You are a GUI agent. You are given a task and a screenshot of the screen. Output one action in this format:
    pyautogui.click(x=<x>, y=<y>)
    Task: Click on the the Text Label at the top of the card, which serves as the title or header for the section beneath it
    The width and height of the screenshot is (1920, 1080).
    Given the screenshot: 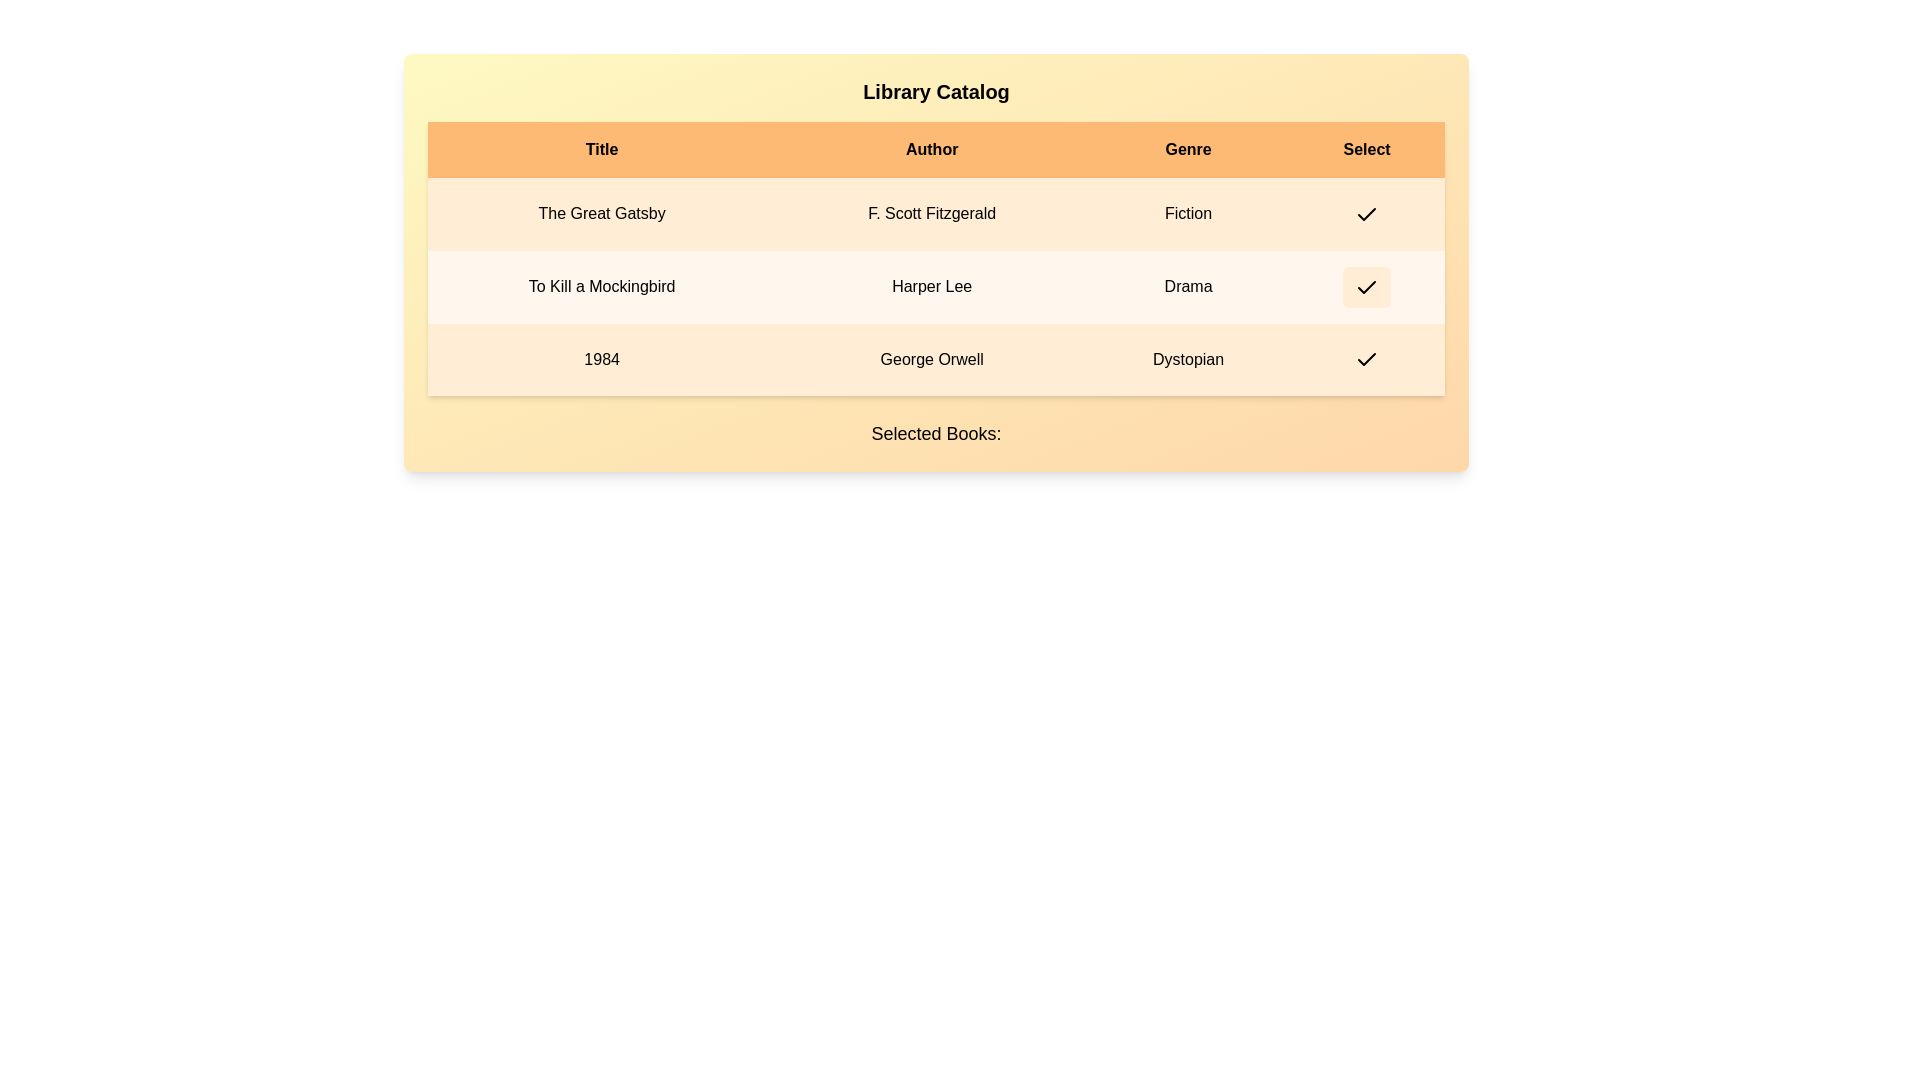 What is the action you would take?
    pyautogui.click(x=935, y=92)
    